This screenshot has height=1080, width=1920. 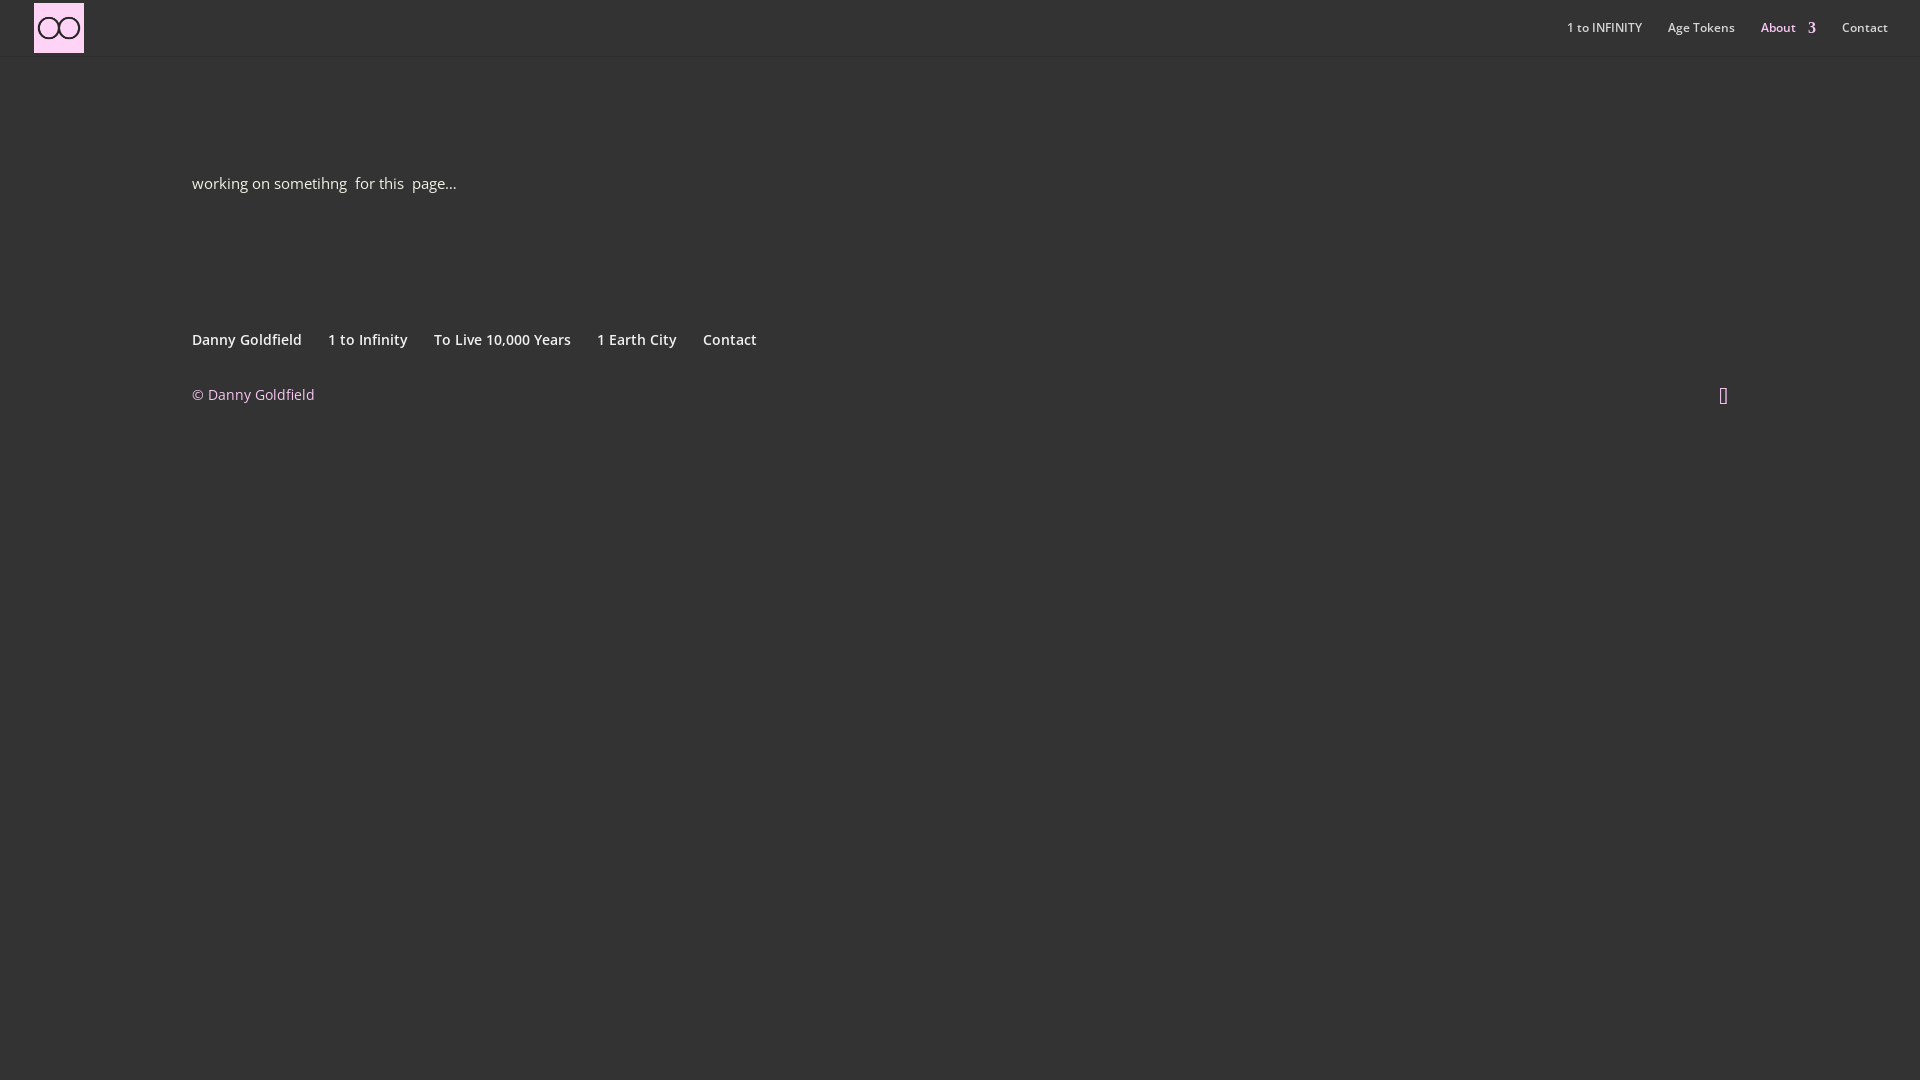 What do you see at coordinates (1761, 38) in the screenshot?
I see `'About'` at bounding box center [1761, 38].